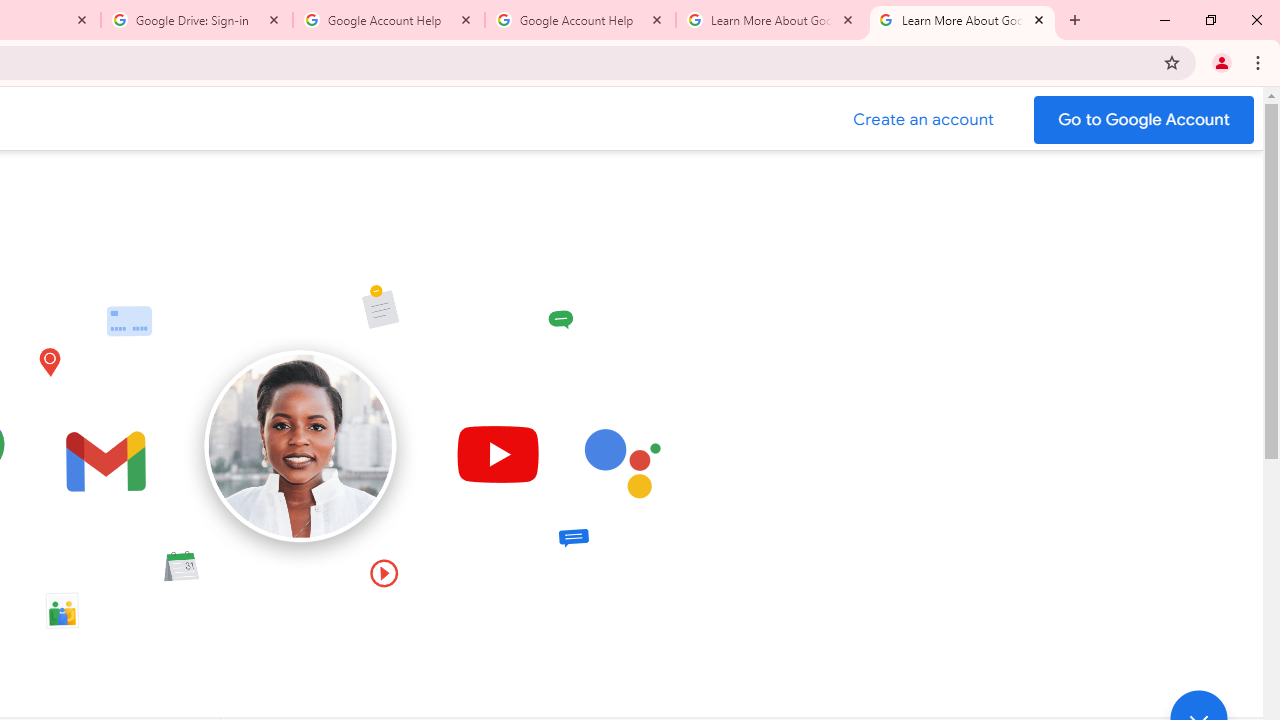  I want to click on 'Go to your Google Account', so click(1144, 119).